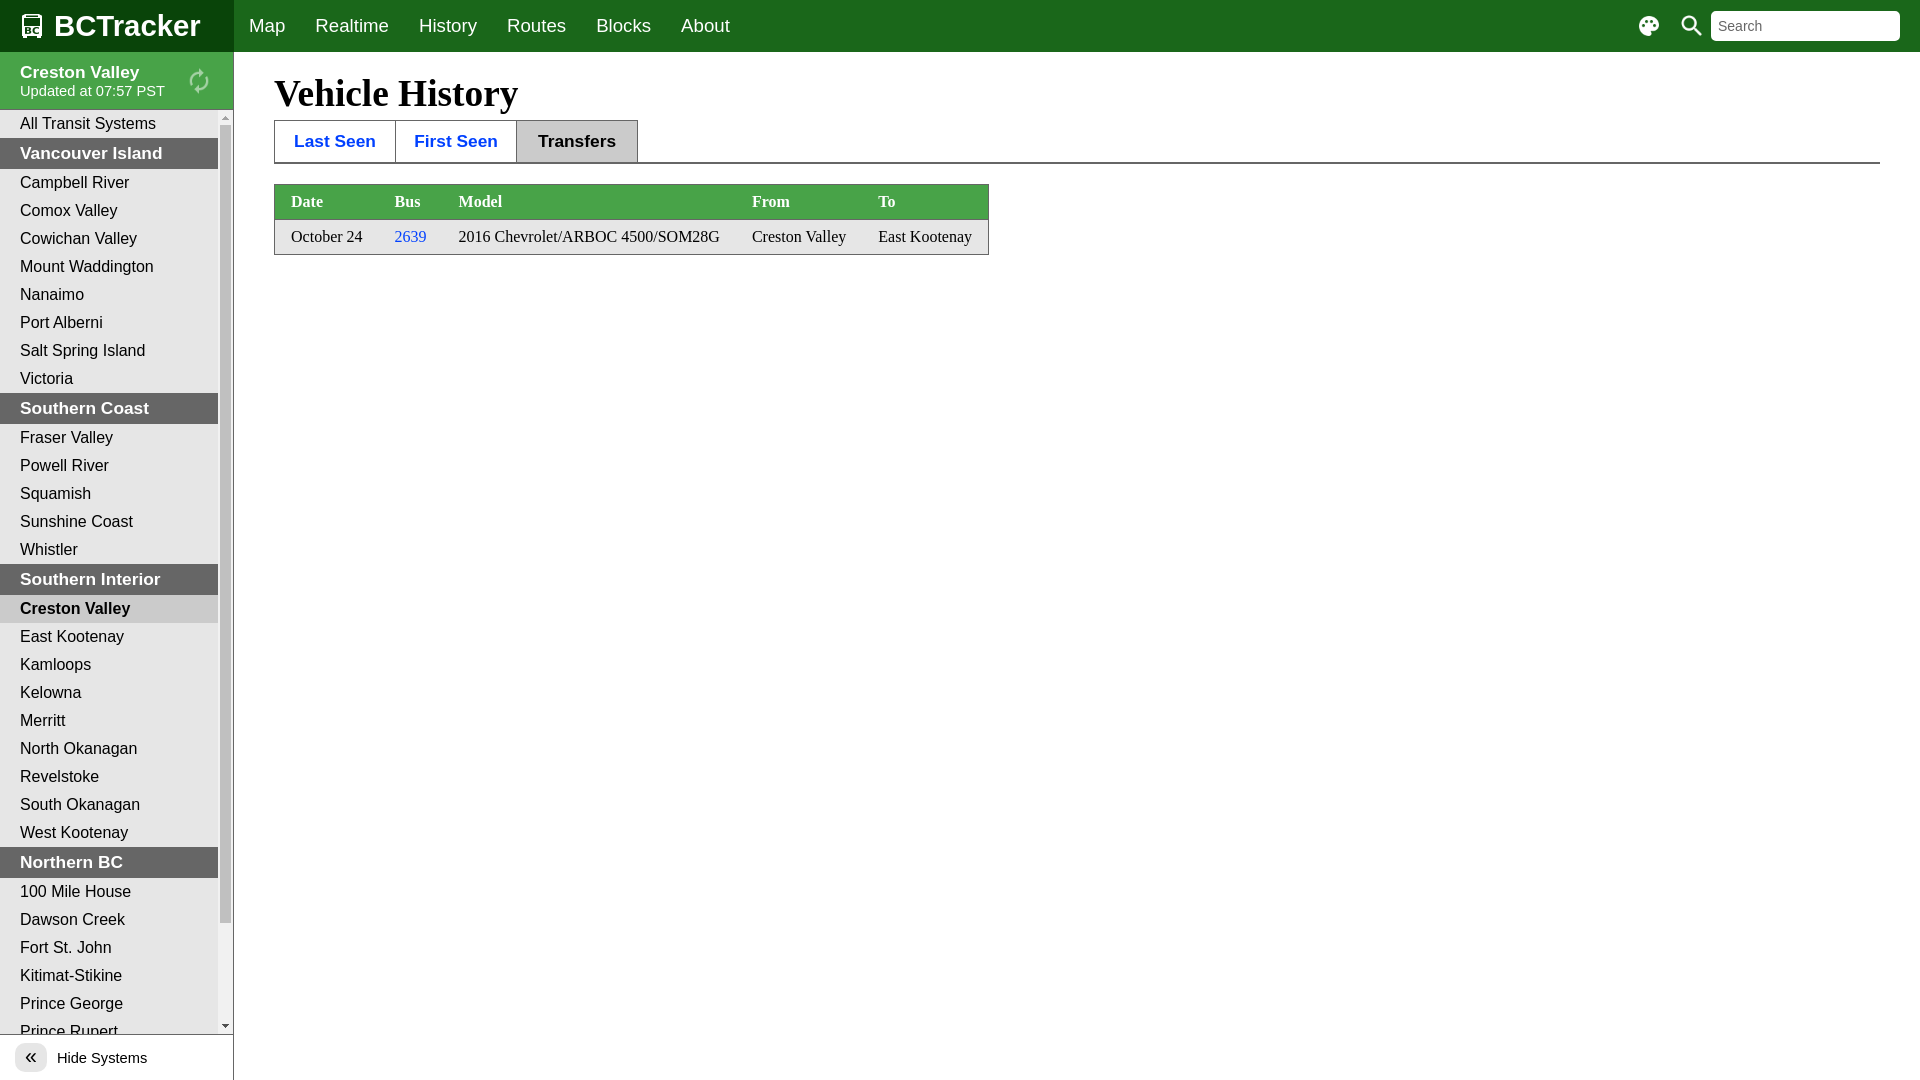 This screenshot has height=1080, width=1920. I want to click on 'Kitimat-Stikine', so click(108, 974).